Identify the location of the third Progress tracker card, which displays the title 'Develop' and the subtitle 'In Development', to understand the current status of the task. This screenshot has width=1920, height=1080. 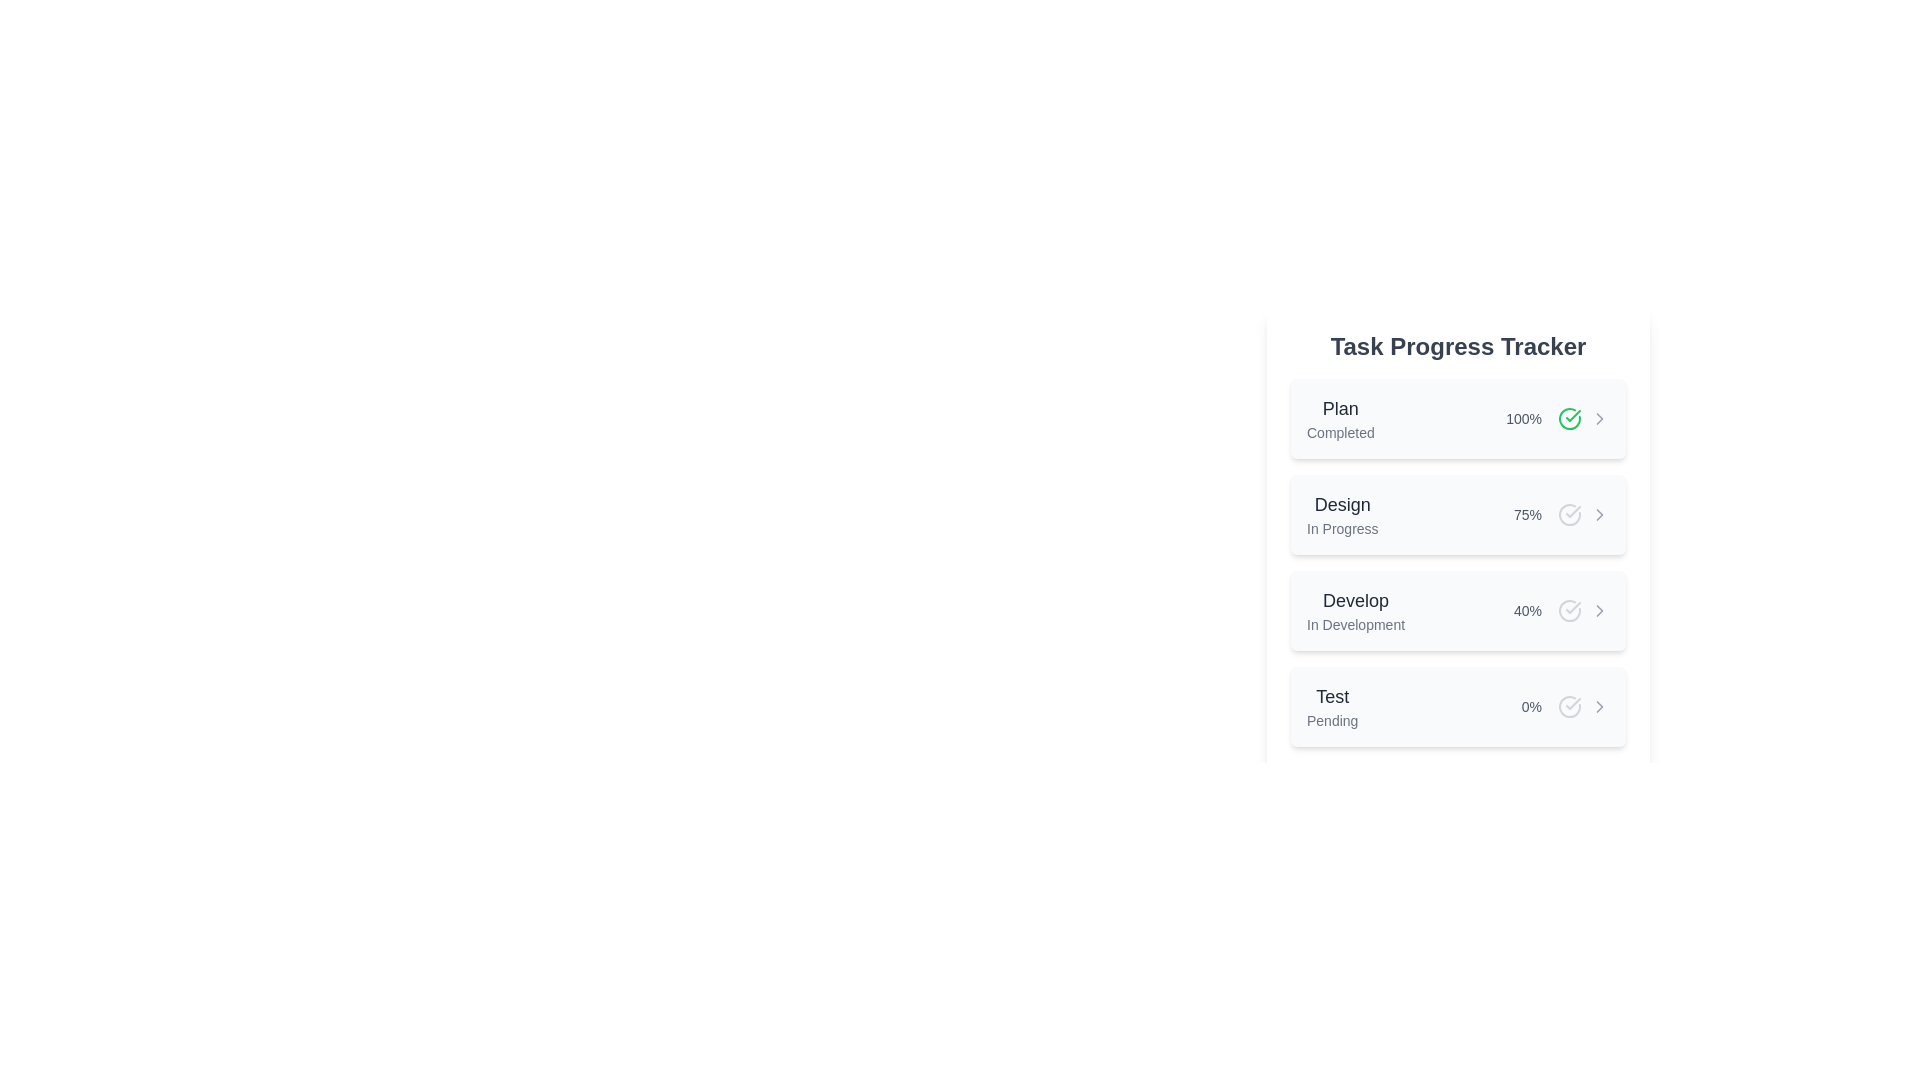
(1458, 609).